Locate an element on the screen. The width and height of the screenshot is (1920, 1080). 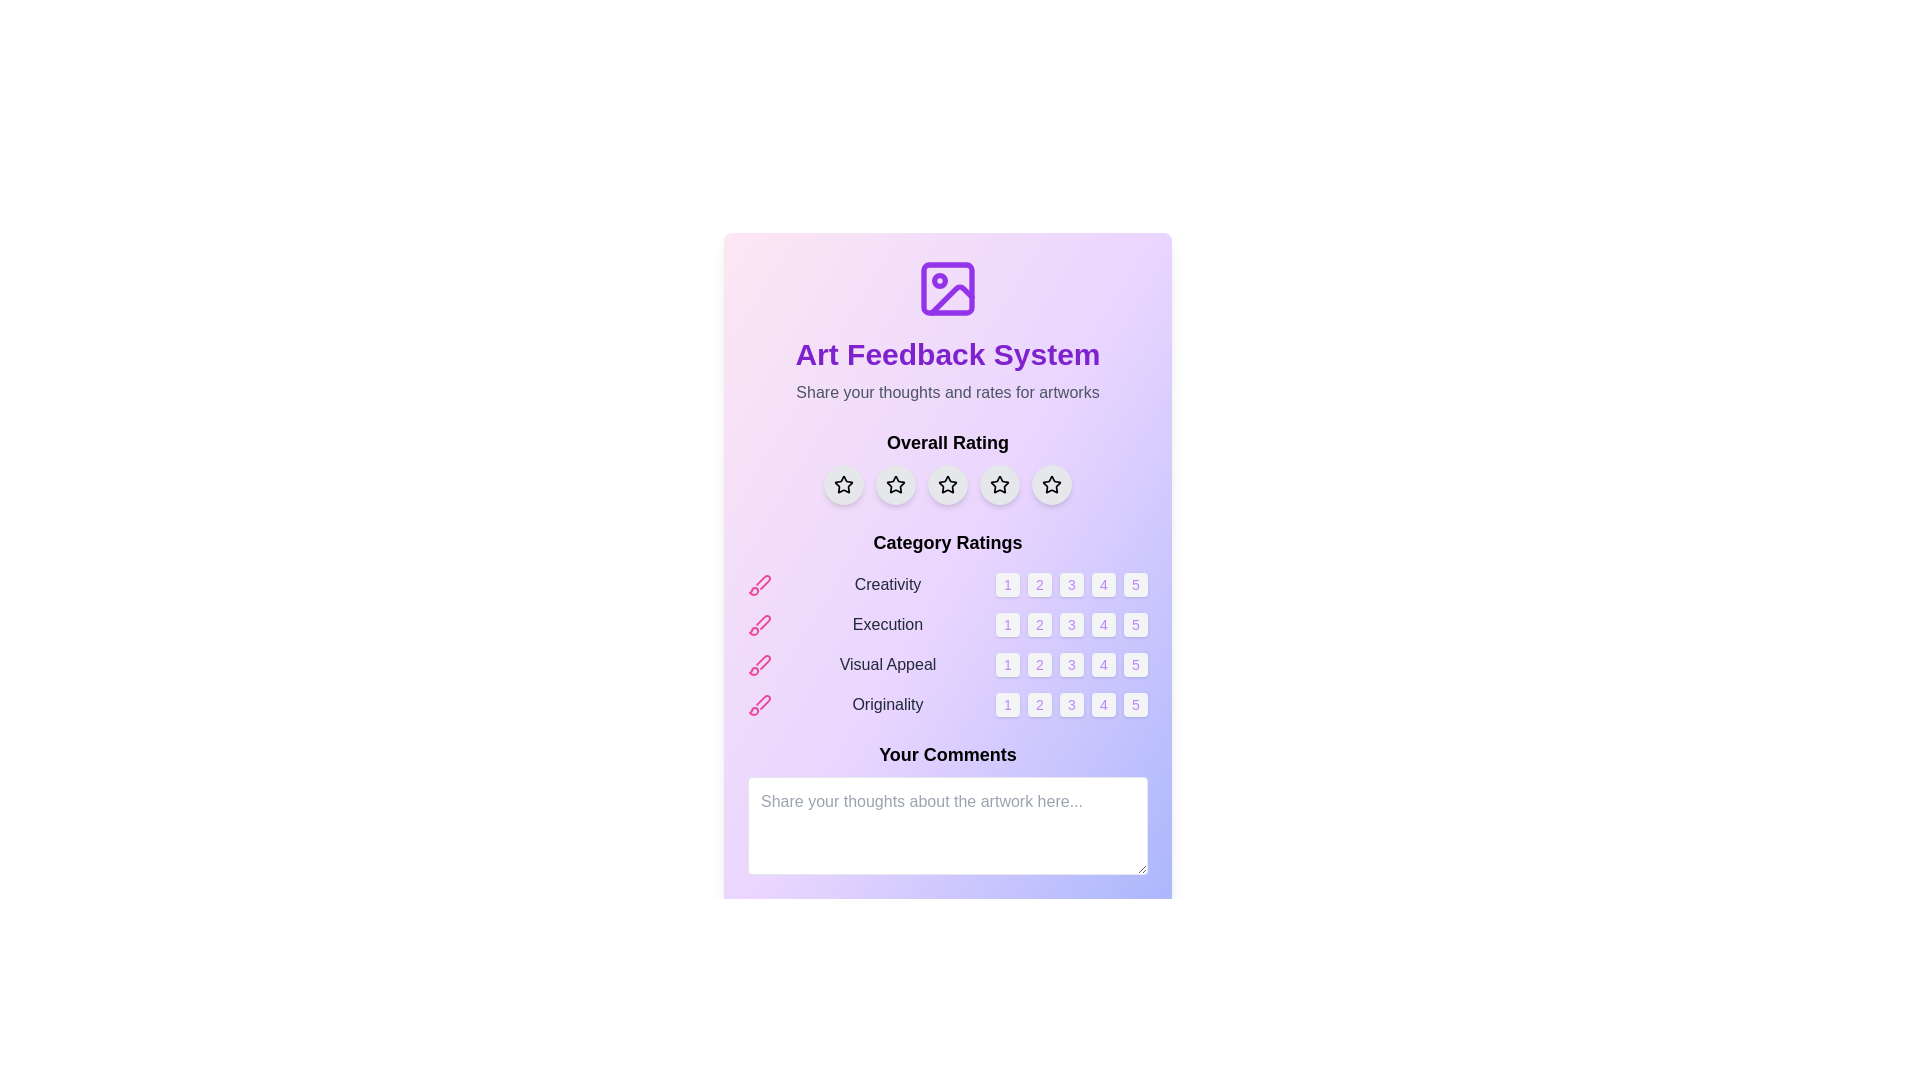
the fourth star icon in the 'Overall Rating' section is located at coordinates (999, 485).